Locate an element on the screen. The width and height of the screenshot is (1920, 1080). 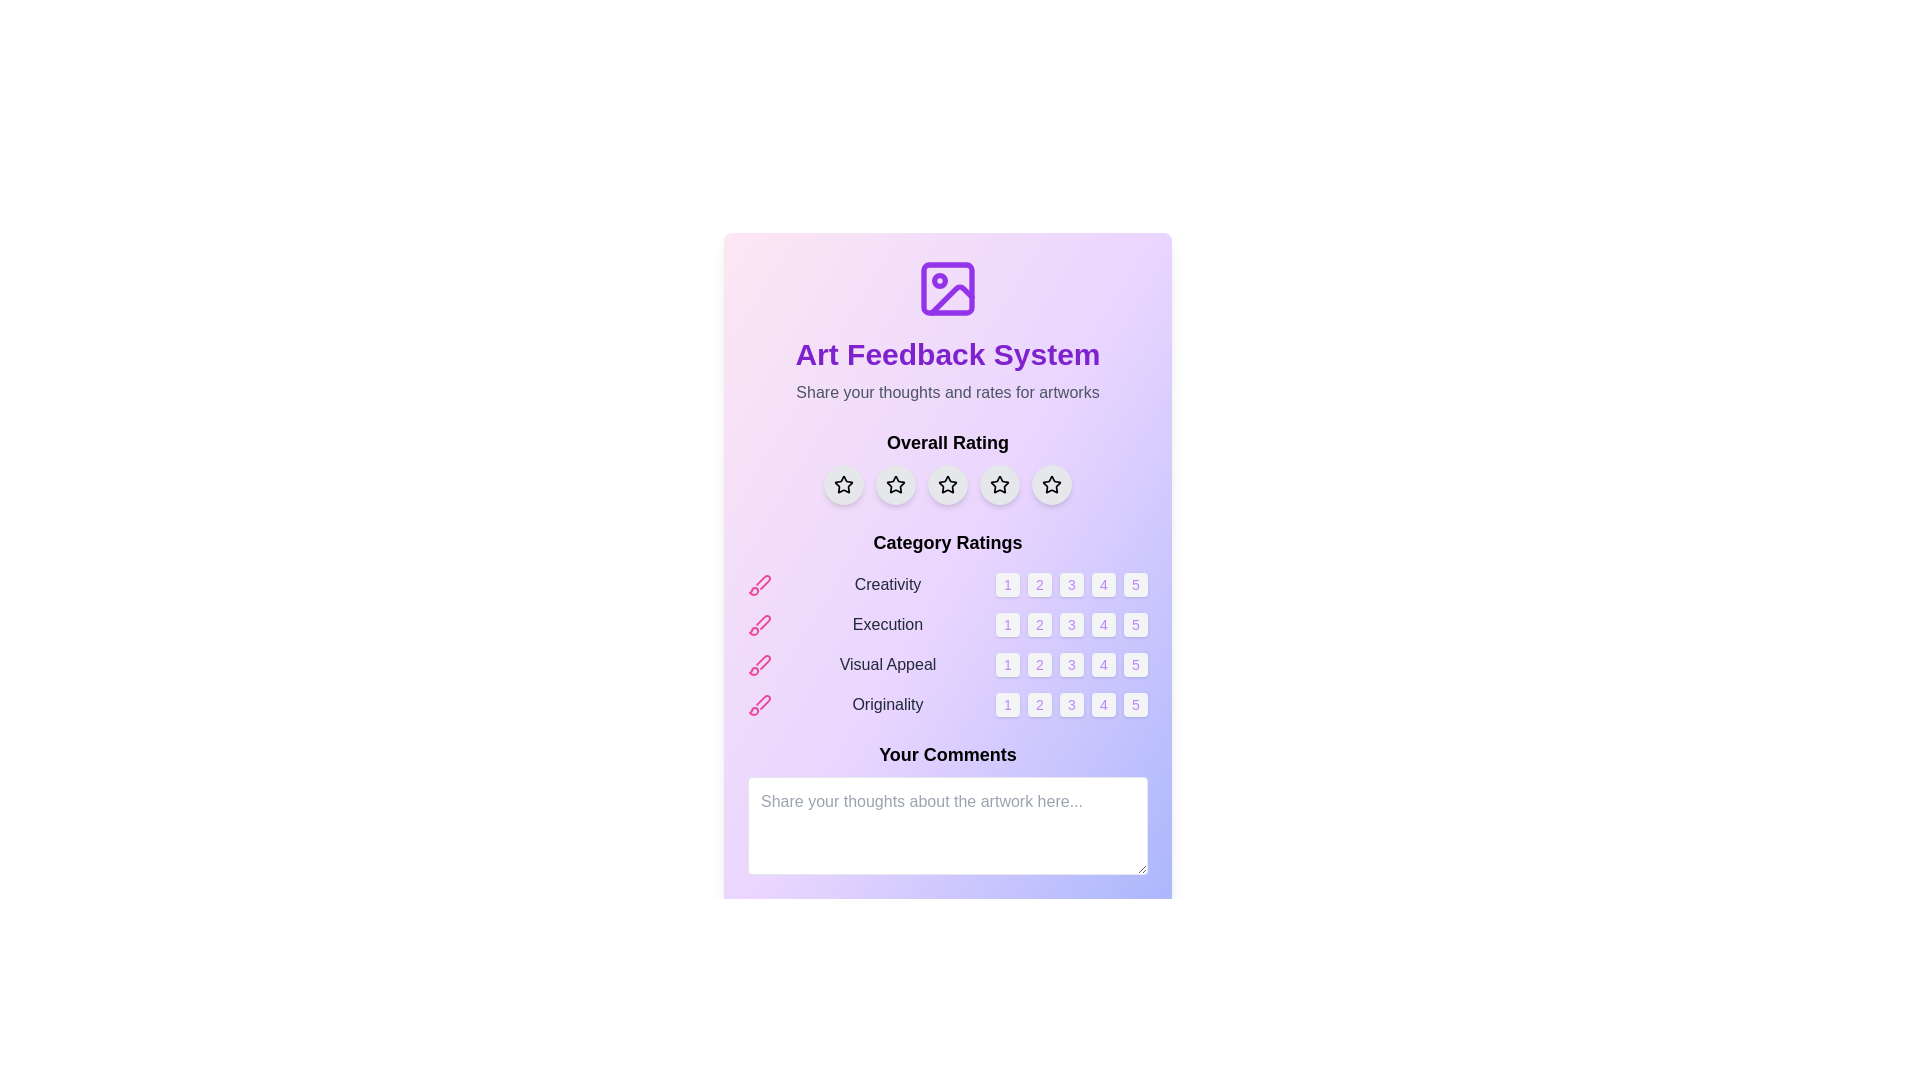
the fourth star icon in the 'Overall Rating' section is located at coordinates (999, 485).